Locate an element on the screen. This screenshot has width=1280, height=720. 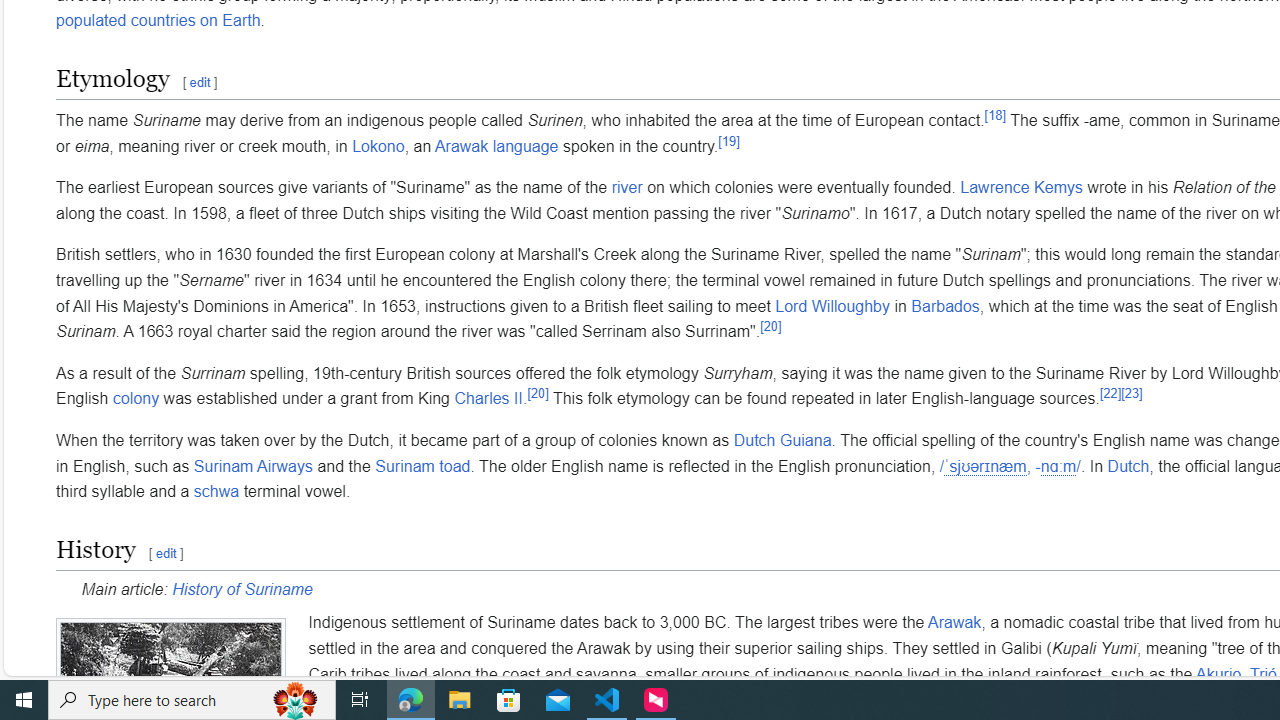
'Charles II' is located at coordinates (488, 399).